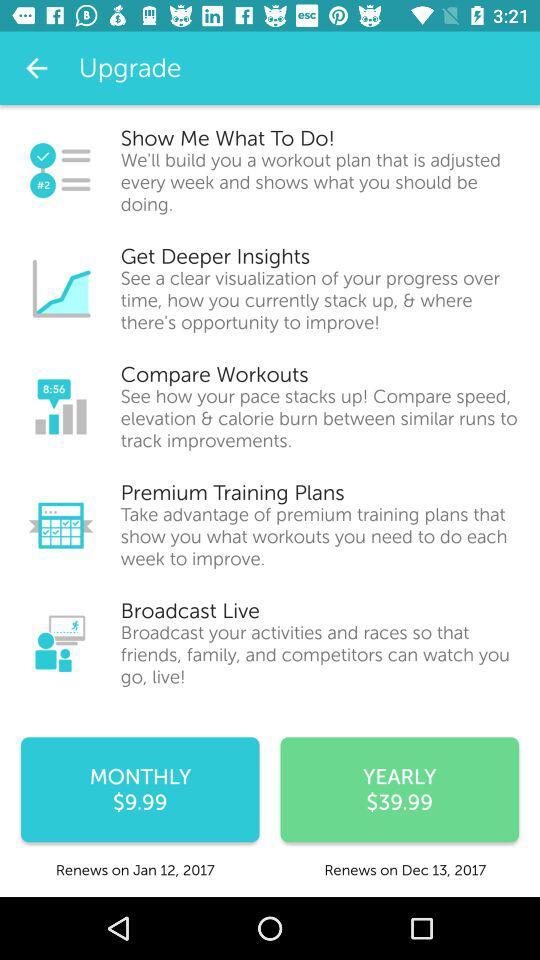 The width and height of the screenshot is (540, 960). What do you see at coordinates (139, 789) in the screenshot?
I see `the monthly` at bounding box center [139, 789].